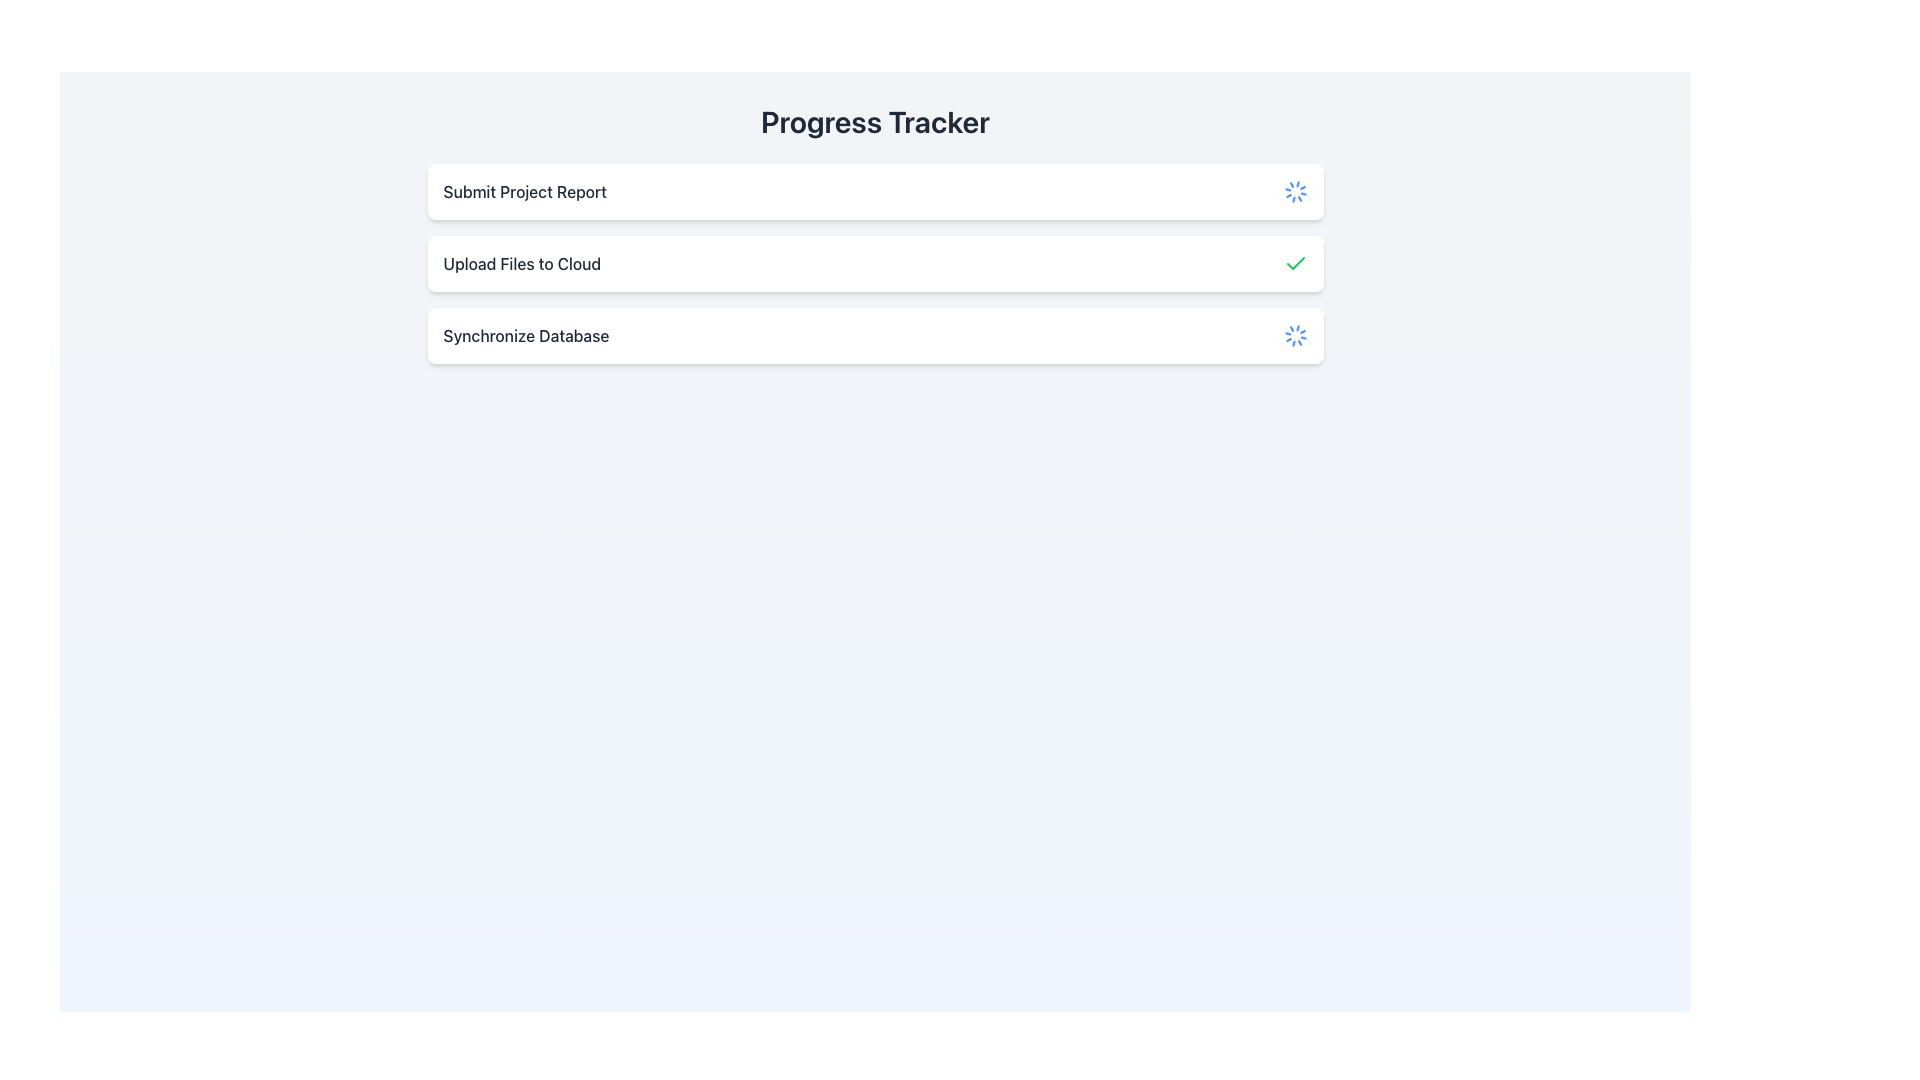 The width and height of the screenshot is (1920, 1080). What do you see at coordinates (1295, 334) in the screenshot?
I see `the Loader icon that indicates the loading process for the 'Synchronize Database' action, located on the far right of the bottom-most row` at bounding box center [1295, 334].